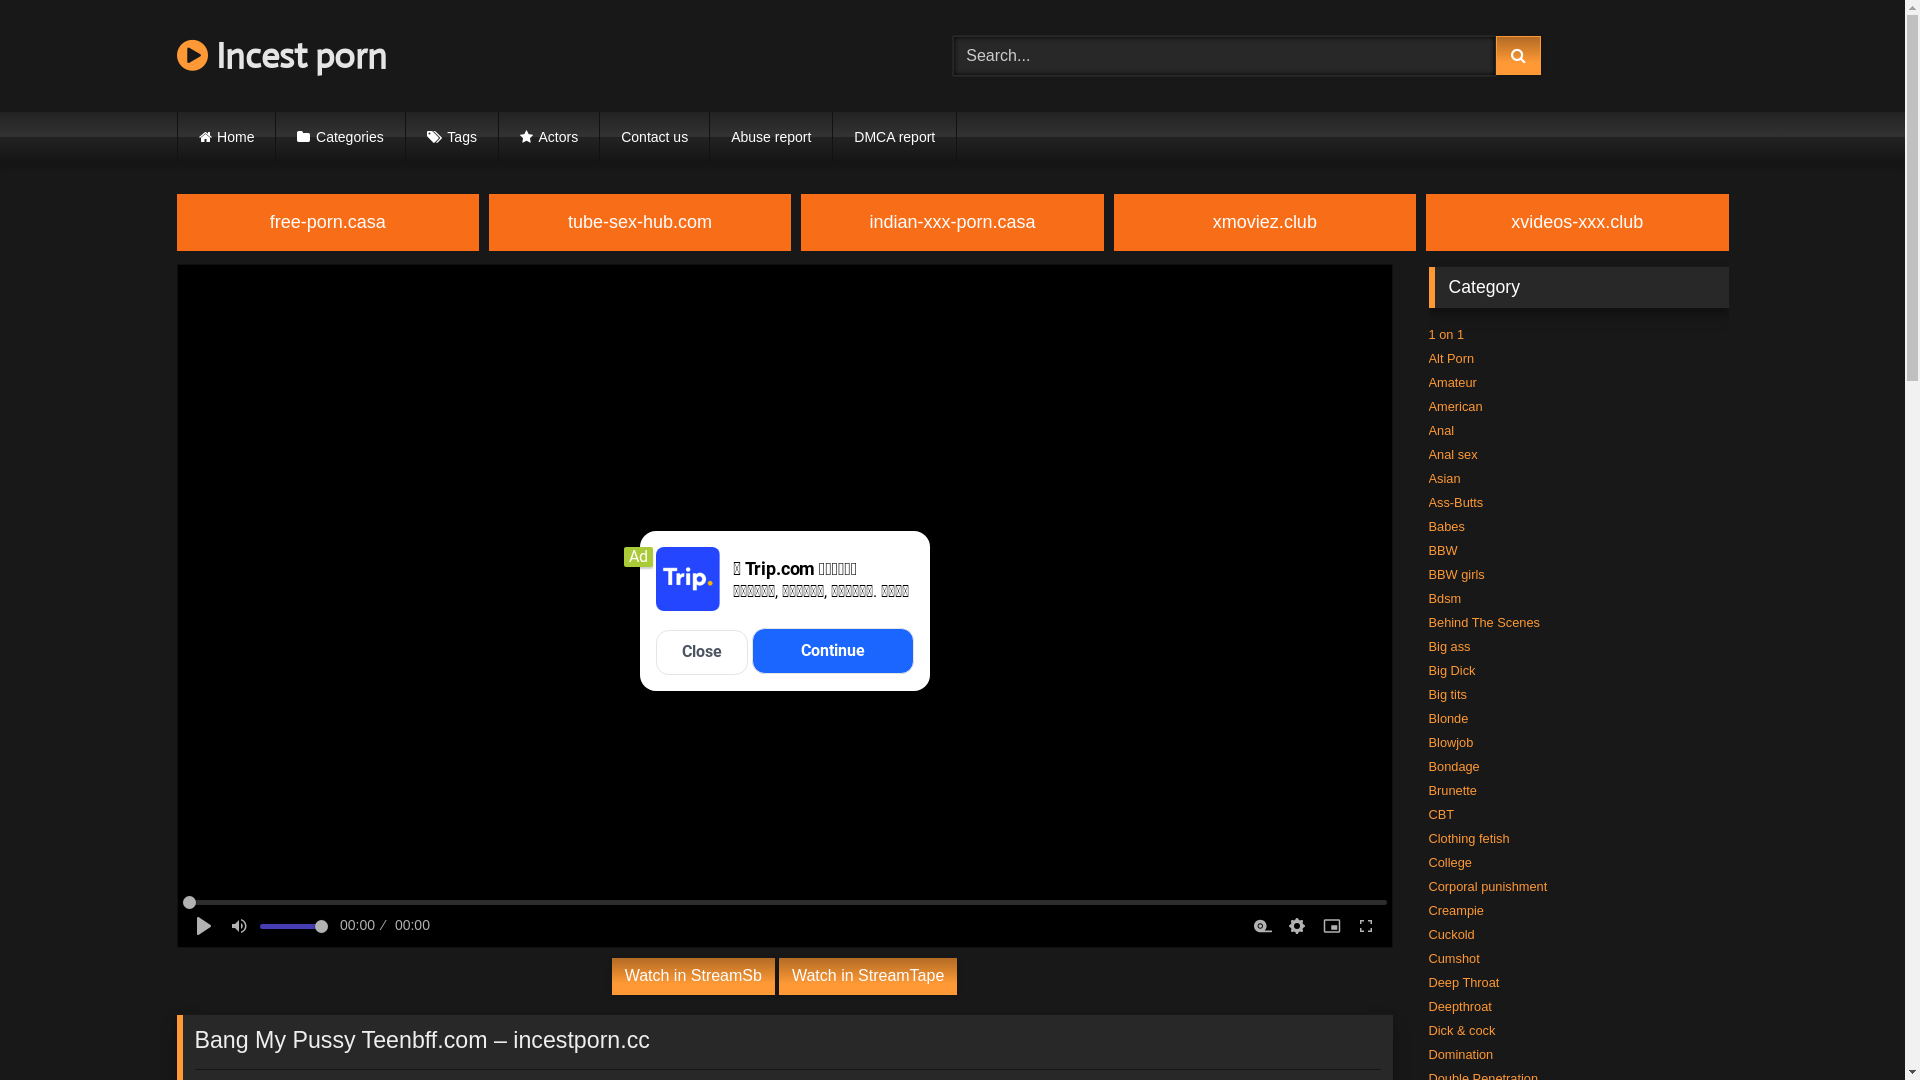 The width and height of the screenshot is (1920, 1080). Describe the element at coordinates (693, 975) in the screenshot. I see `'Watch in StreamSb'` at that location.